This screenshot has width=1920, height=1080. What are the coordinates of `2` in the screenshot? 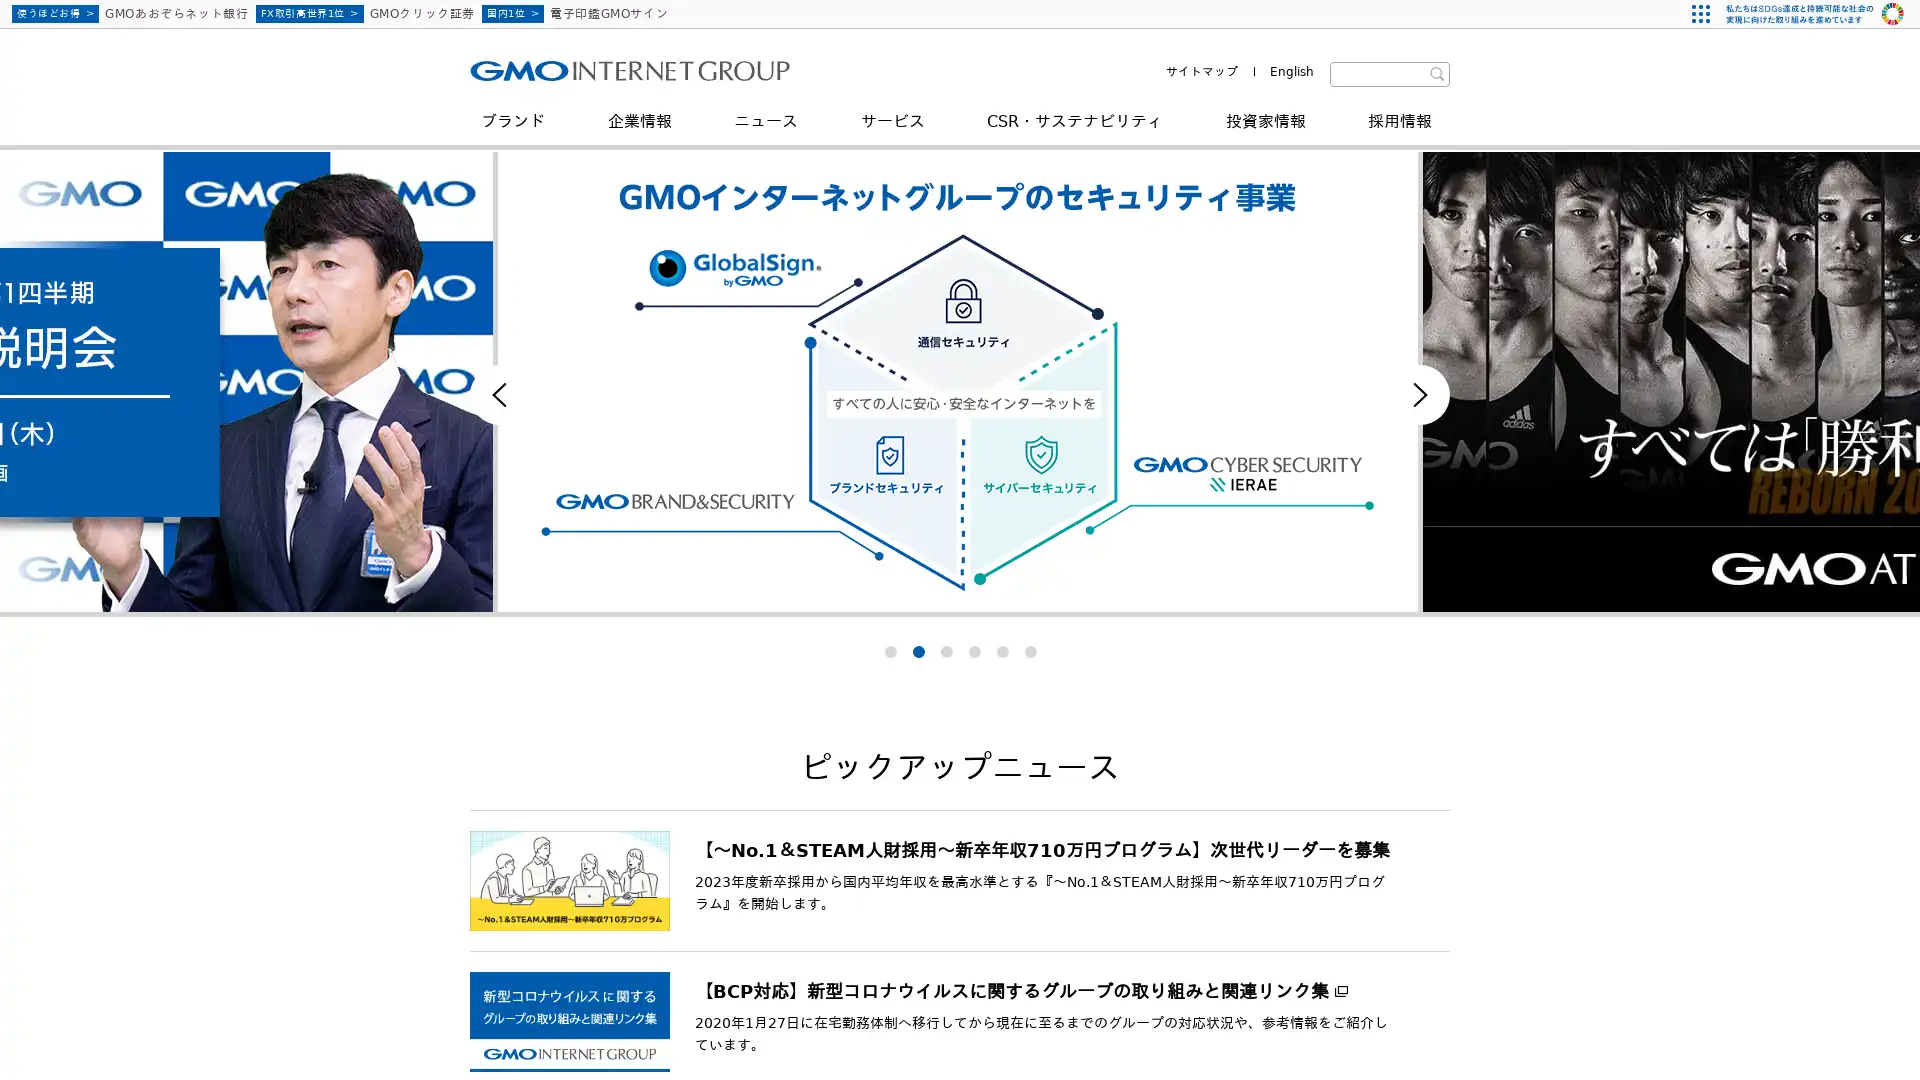 It's located at (916, 651).